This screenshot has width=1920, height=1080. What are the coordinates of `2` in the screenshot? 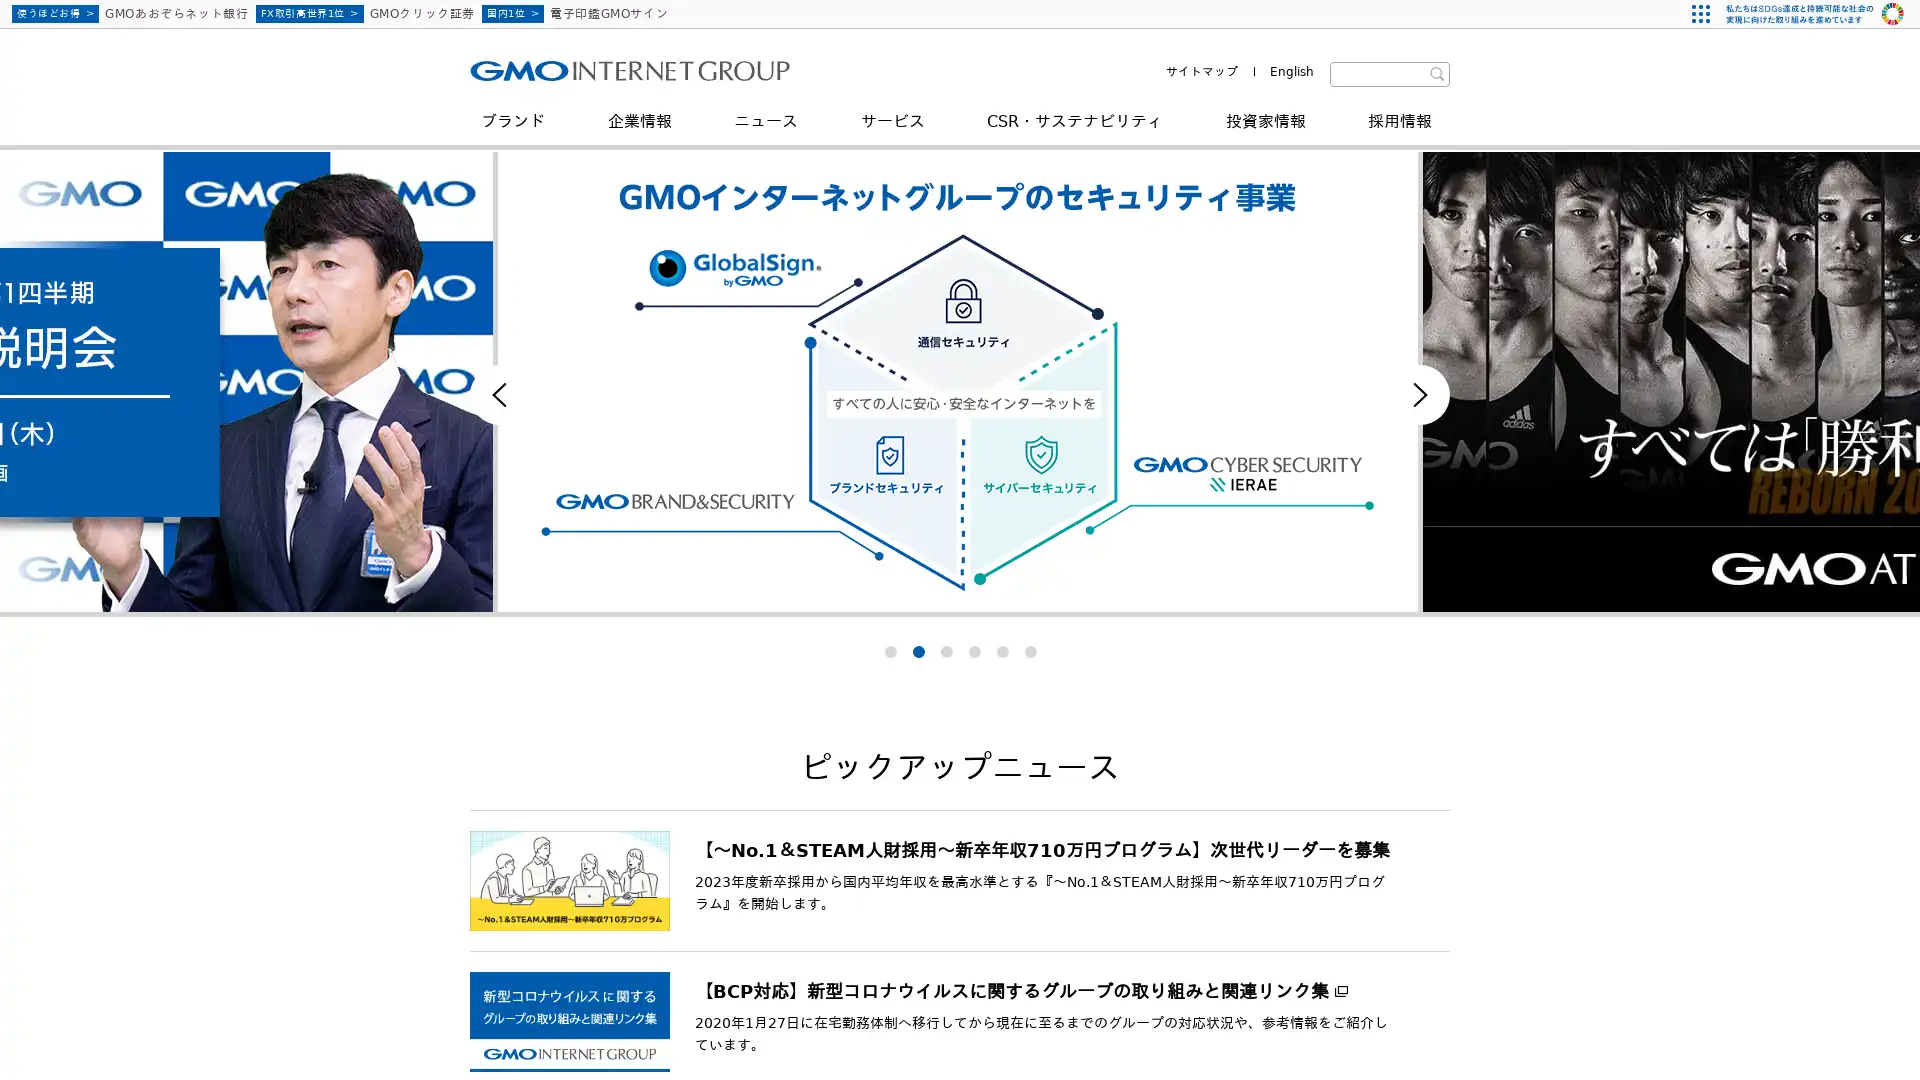 It's located at (916, 651).